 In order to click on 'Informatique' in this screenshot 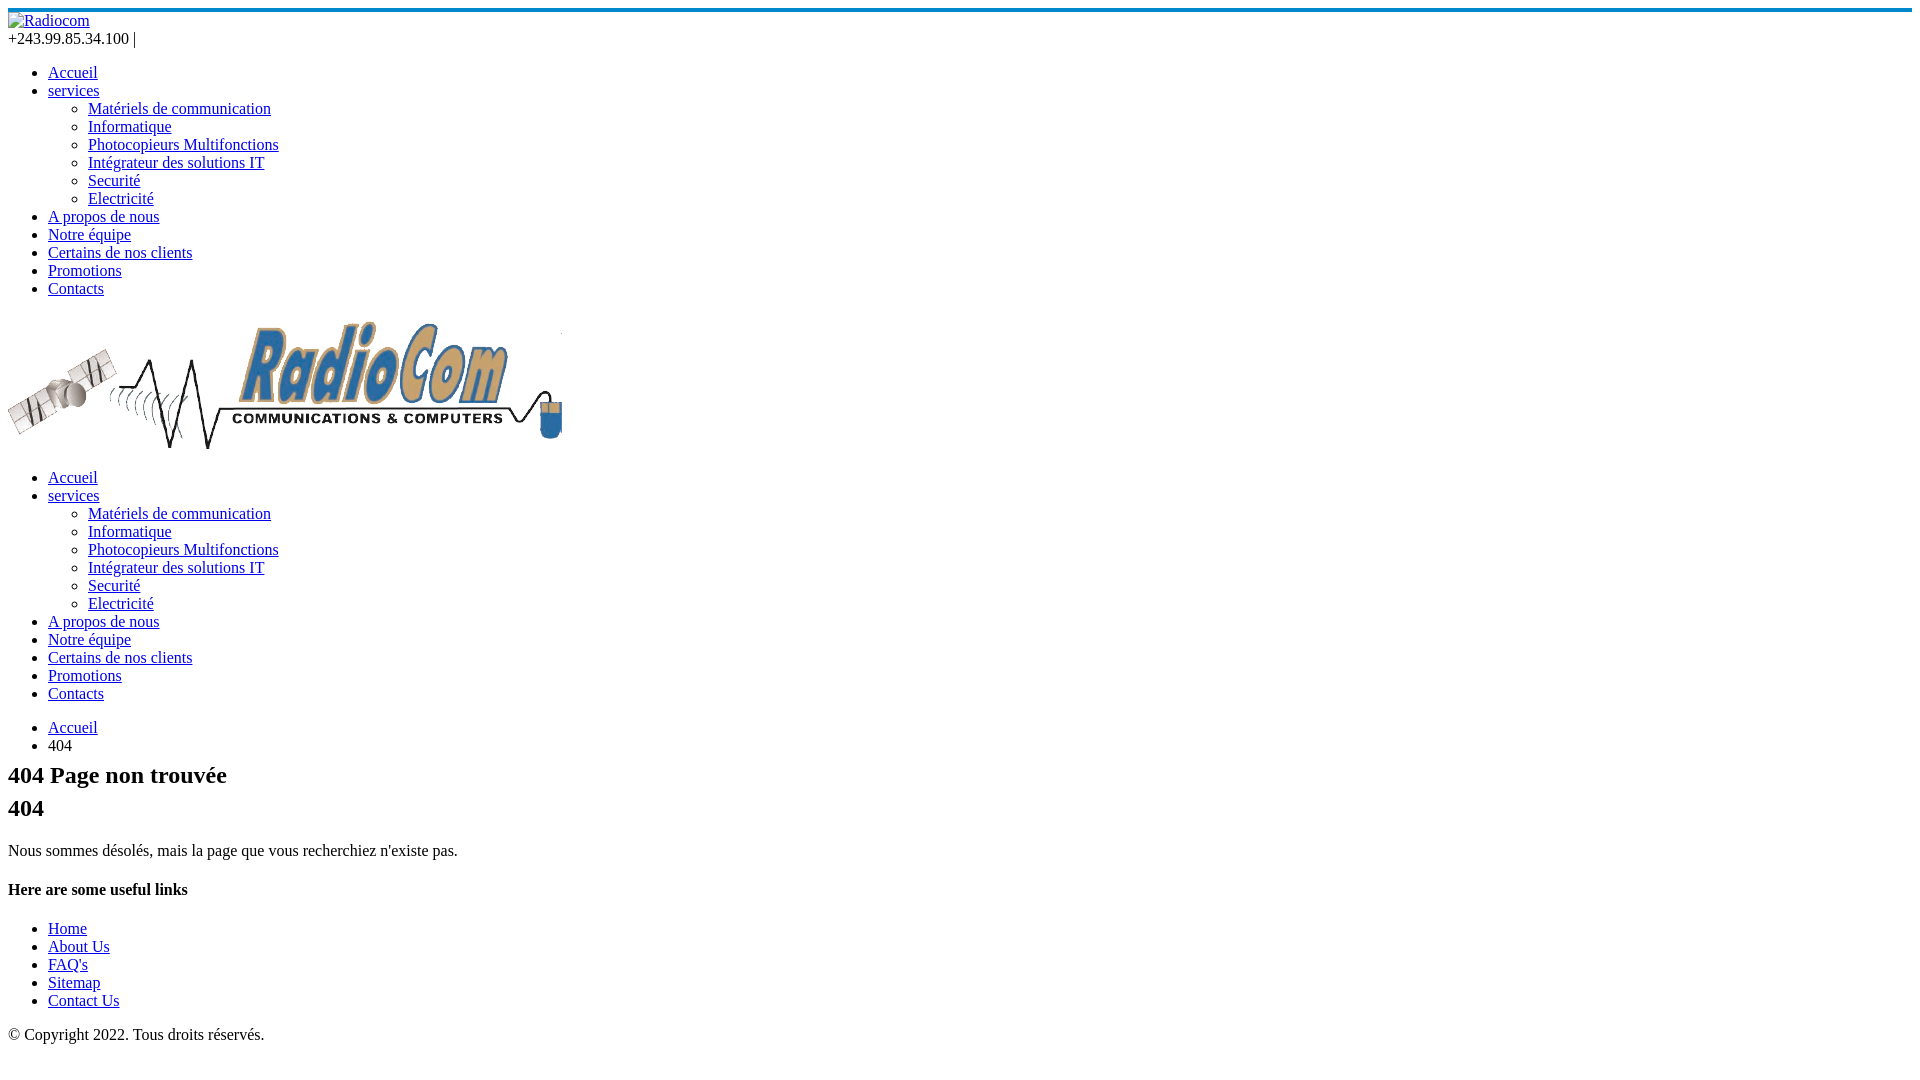, I will do `click(128, 530)`.